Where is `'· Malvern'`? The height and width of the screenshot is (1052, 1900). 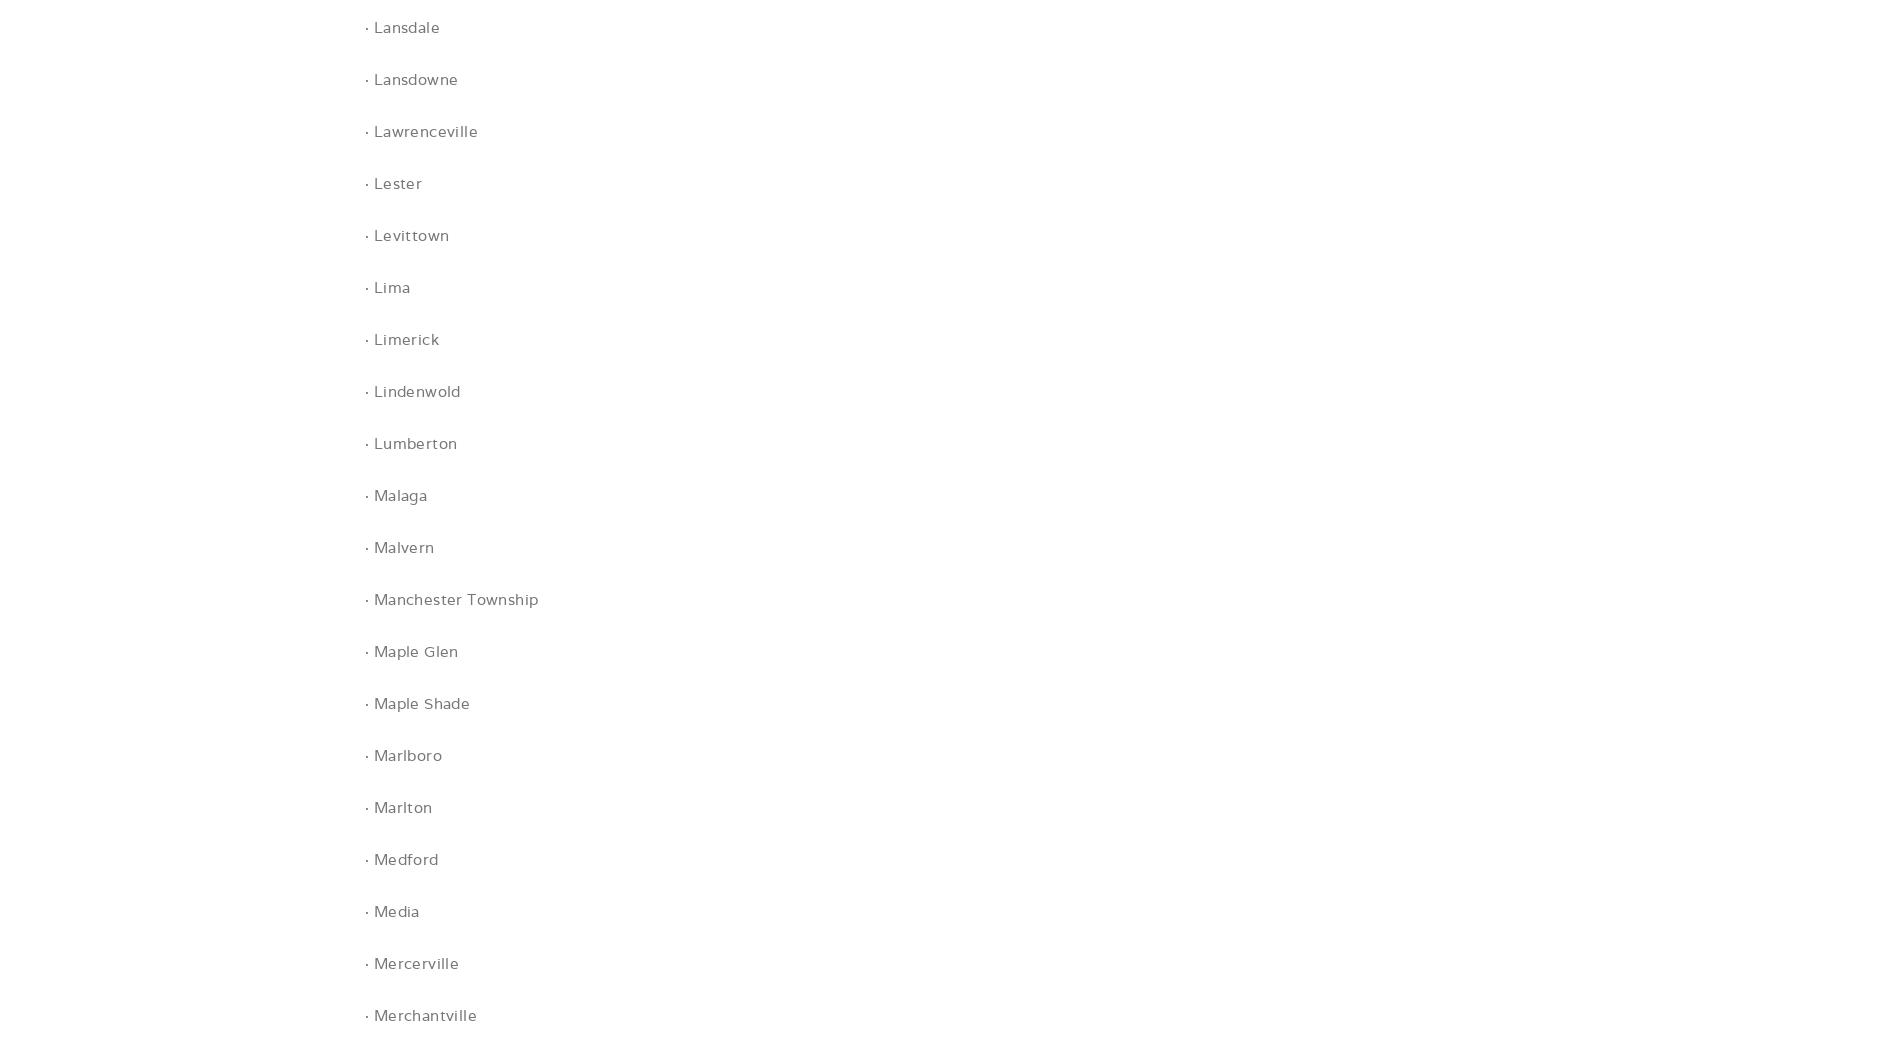 '· Malvern' is located at coordinates (398, 547).